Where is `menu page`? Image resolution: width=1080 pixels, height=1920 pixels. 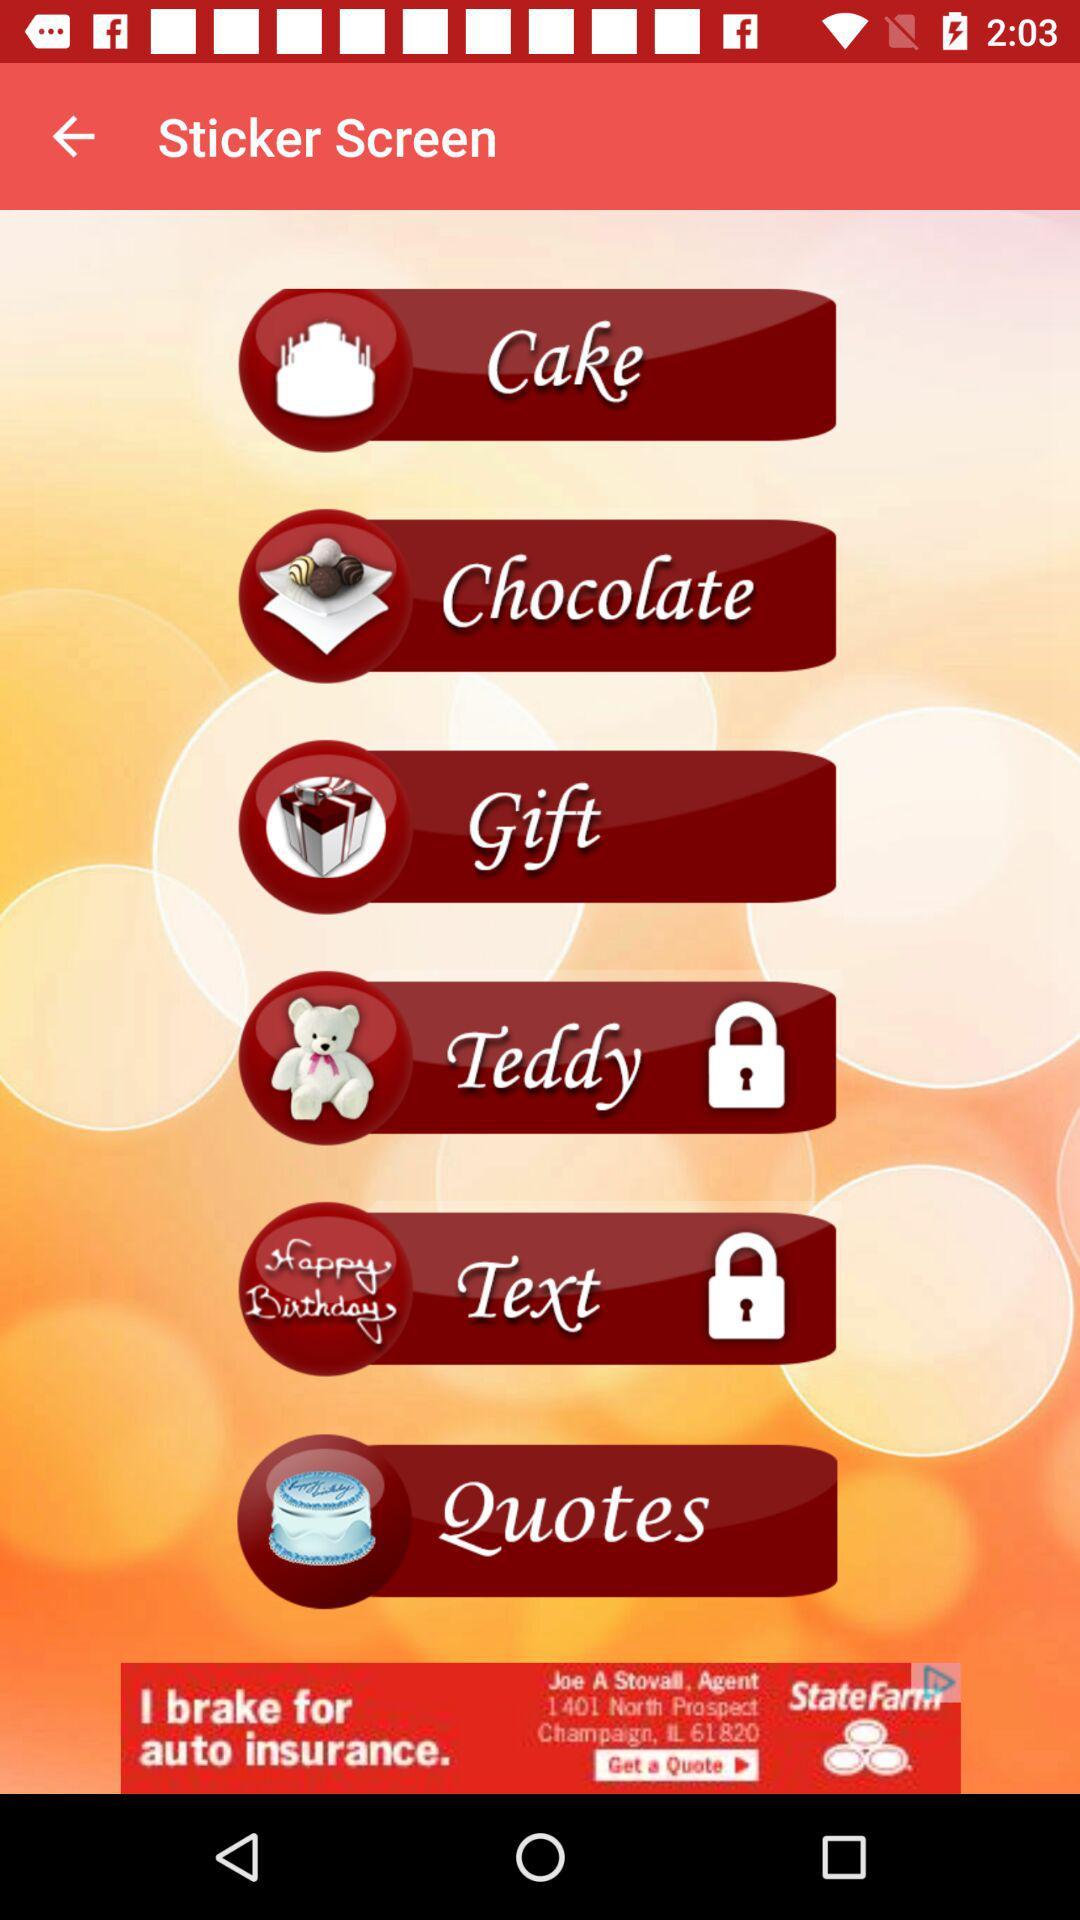
menu page is located at coordinates (540, 1058).